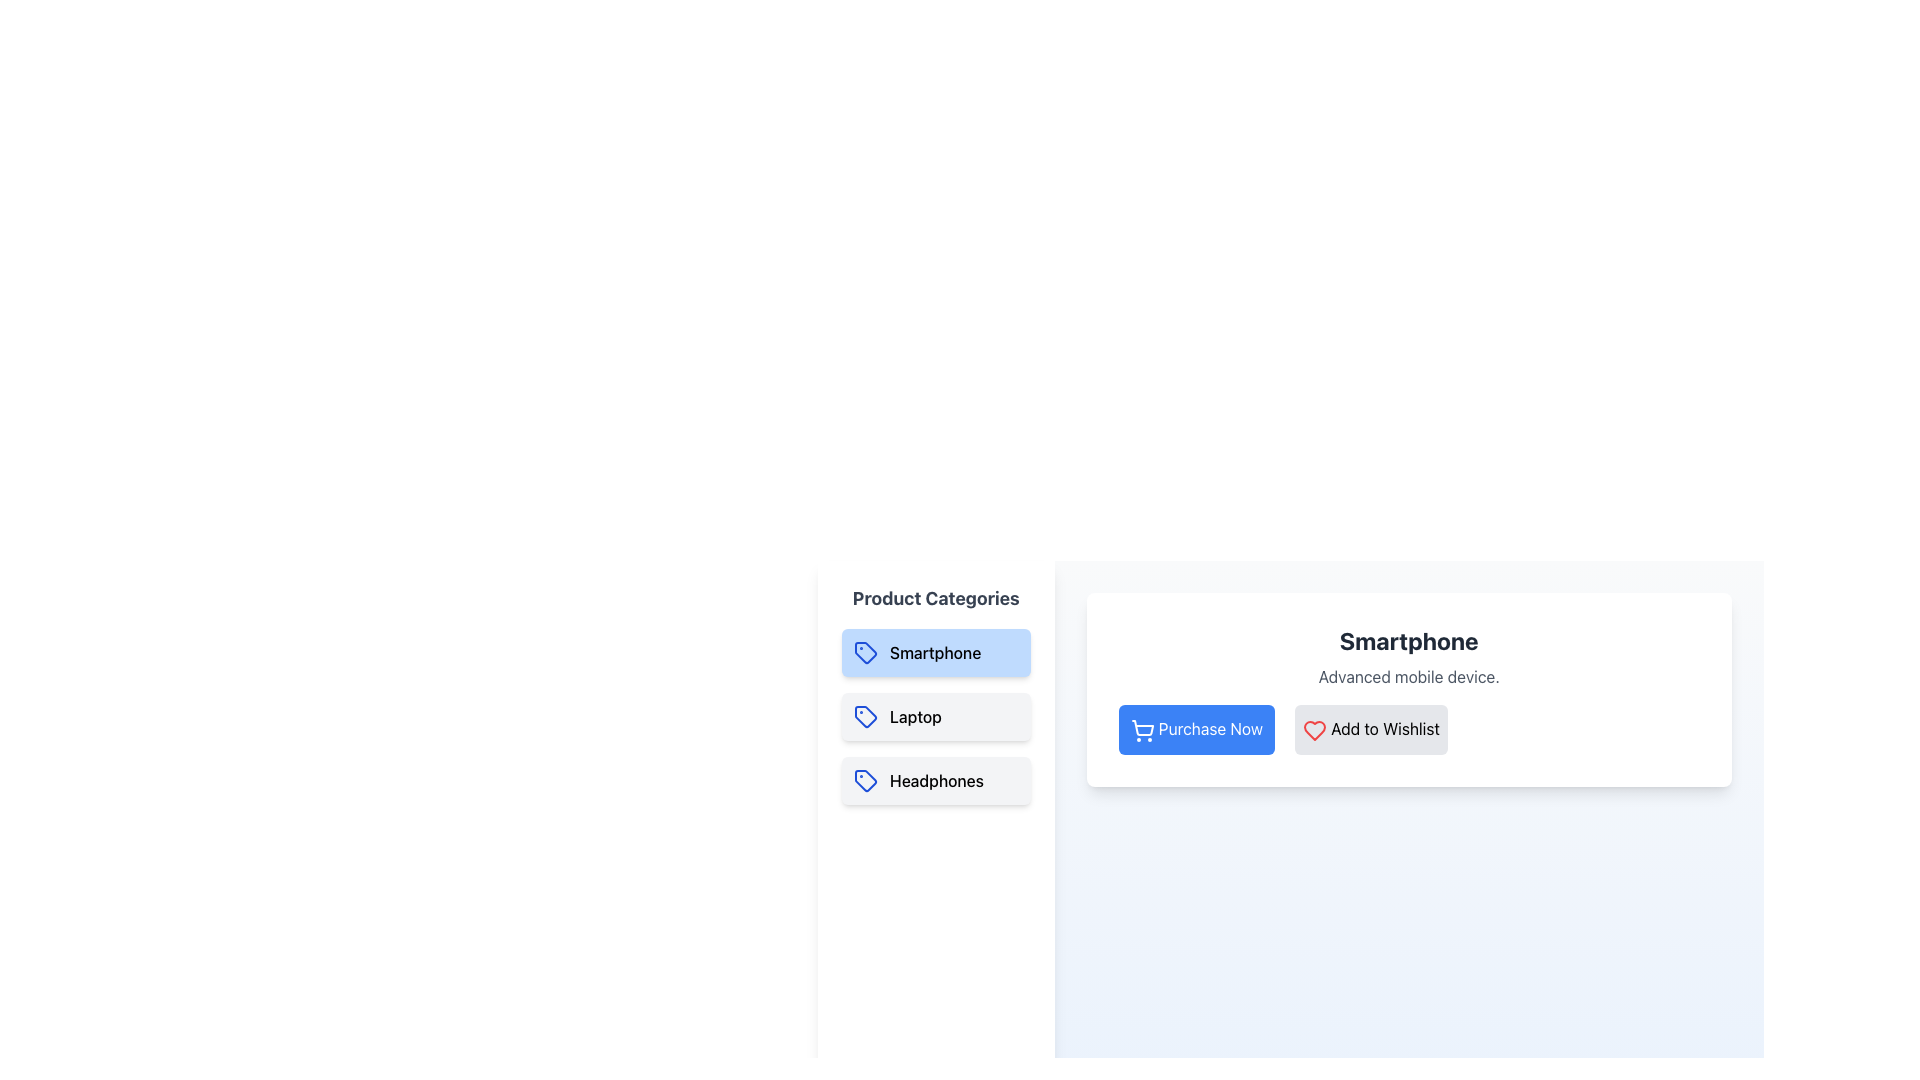 This screenshot has height=1080, width=1920. I want to click on the 'Laptop' icon in the 'Product Categories' section, located below 'Smartphone', so click(865, 716).